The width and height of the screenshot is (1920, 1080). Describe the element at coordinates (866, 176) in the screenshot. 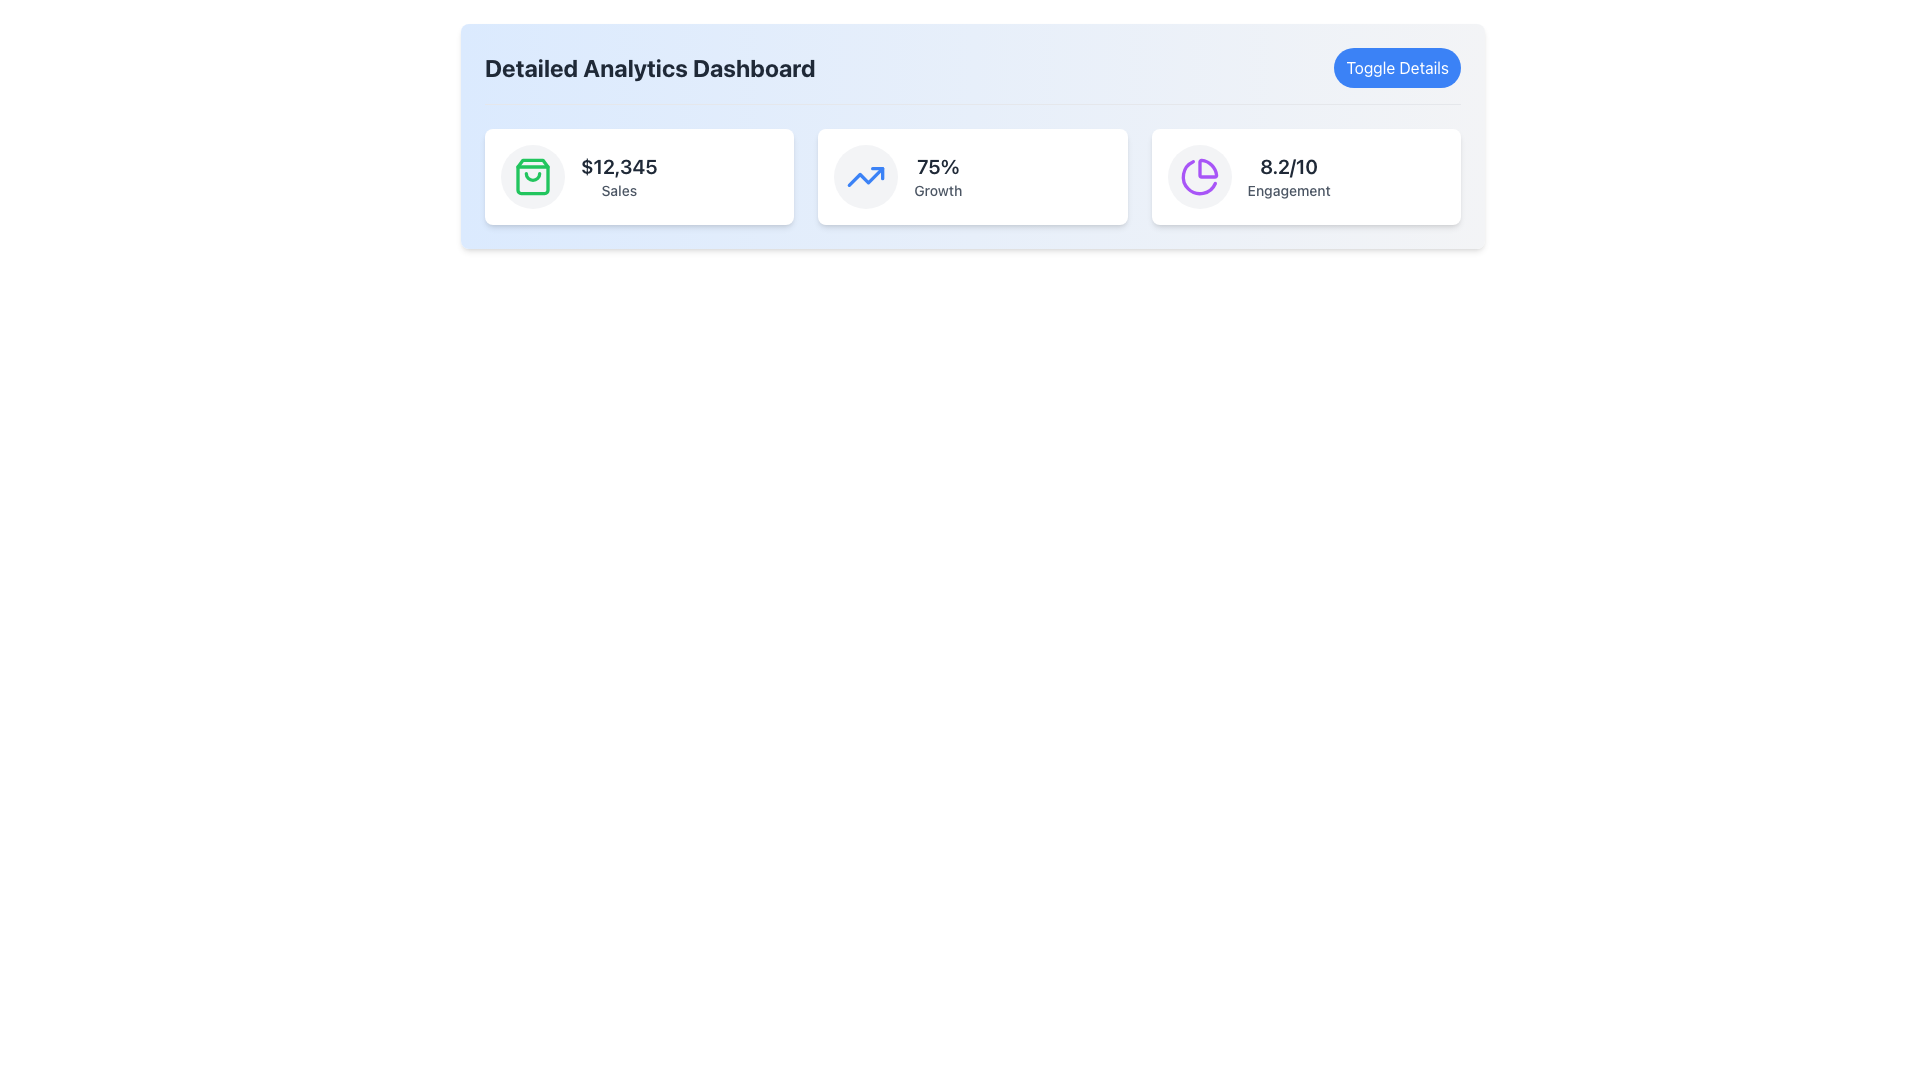

I see `the Icon polyline graphic that forms a sharp zigzag pattern, representing a trend line going upwards, located in the second card from the left under the 'Detailed Analytics Dashboard.'` at that location.